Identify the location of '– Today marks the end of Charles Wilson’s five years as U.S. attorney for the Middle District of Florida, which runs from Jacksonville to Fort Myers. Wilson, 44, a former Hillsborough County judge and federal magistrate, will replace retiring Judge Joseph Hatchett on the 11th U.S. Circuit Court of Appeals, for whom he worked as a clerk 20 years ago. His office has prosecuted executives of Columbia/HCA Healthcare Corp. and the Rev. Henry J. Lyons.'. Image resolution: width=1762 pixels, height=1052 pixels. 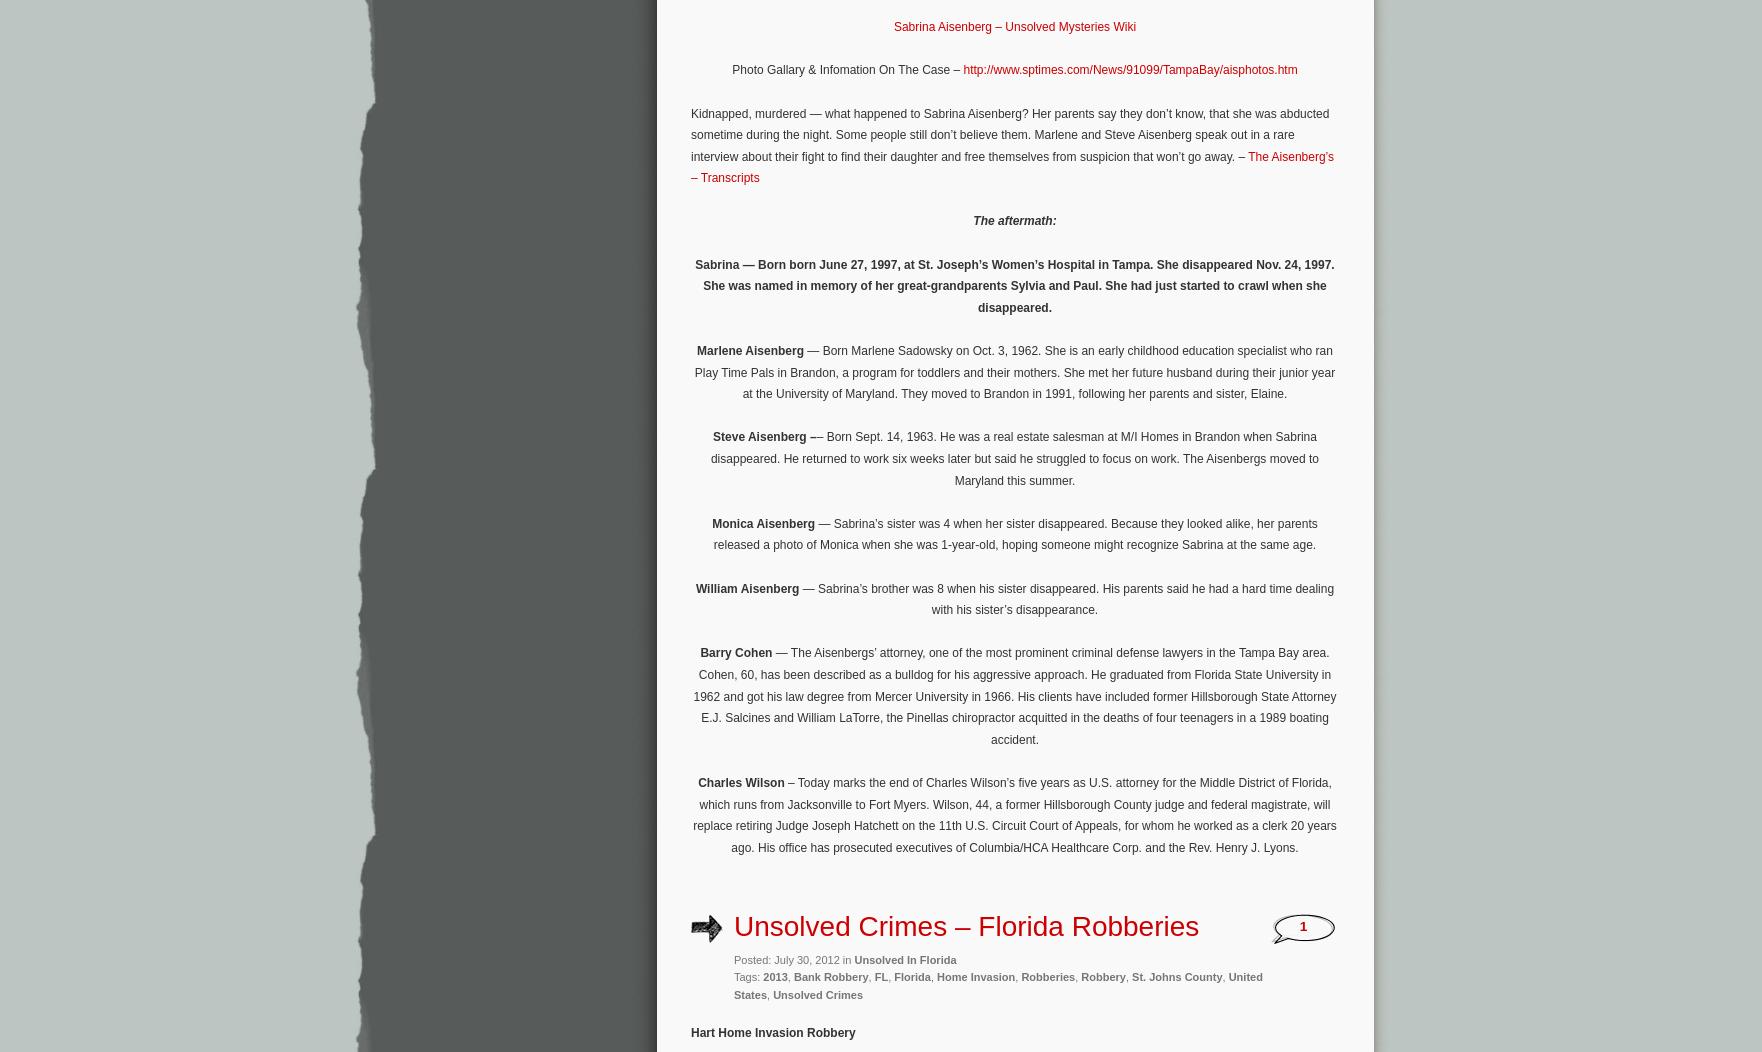
(1014, 814).